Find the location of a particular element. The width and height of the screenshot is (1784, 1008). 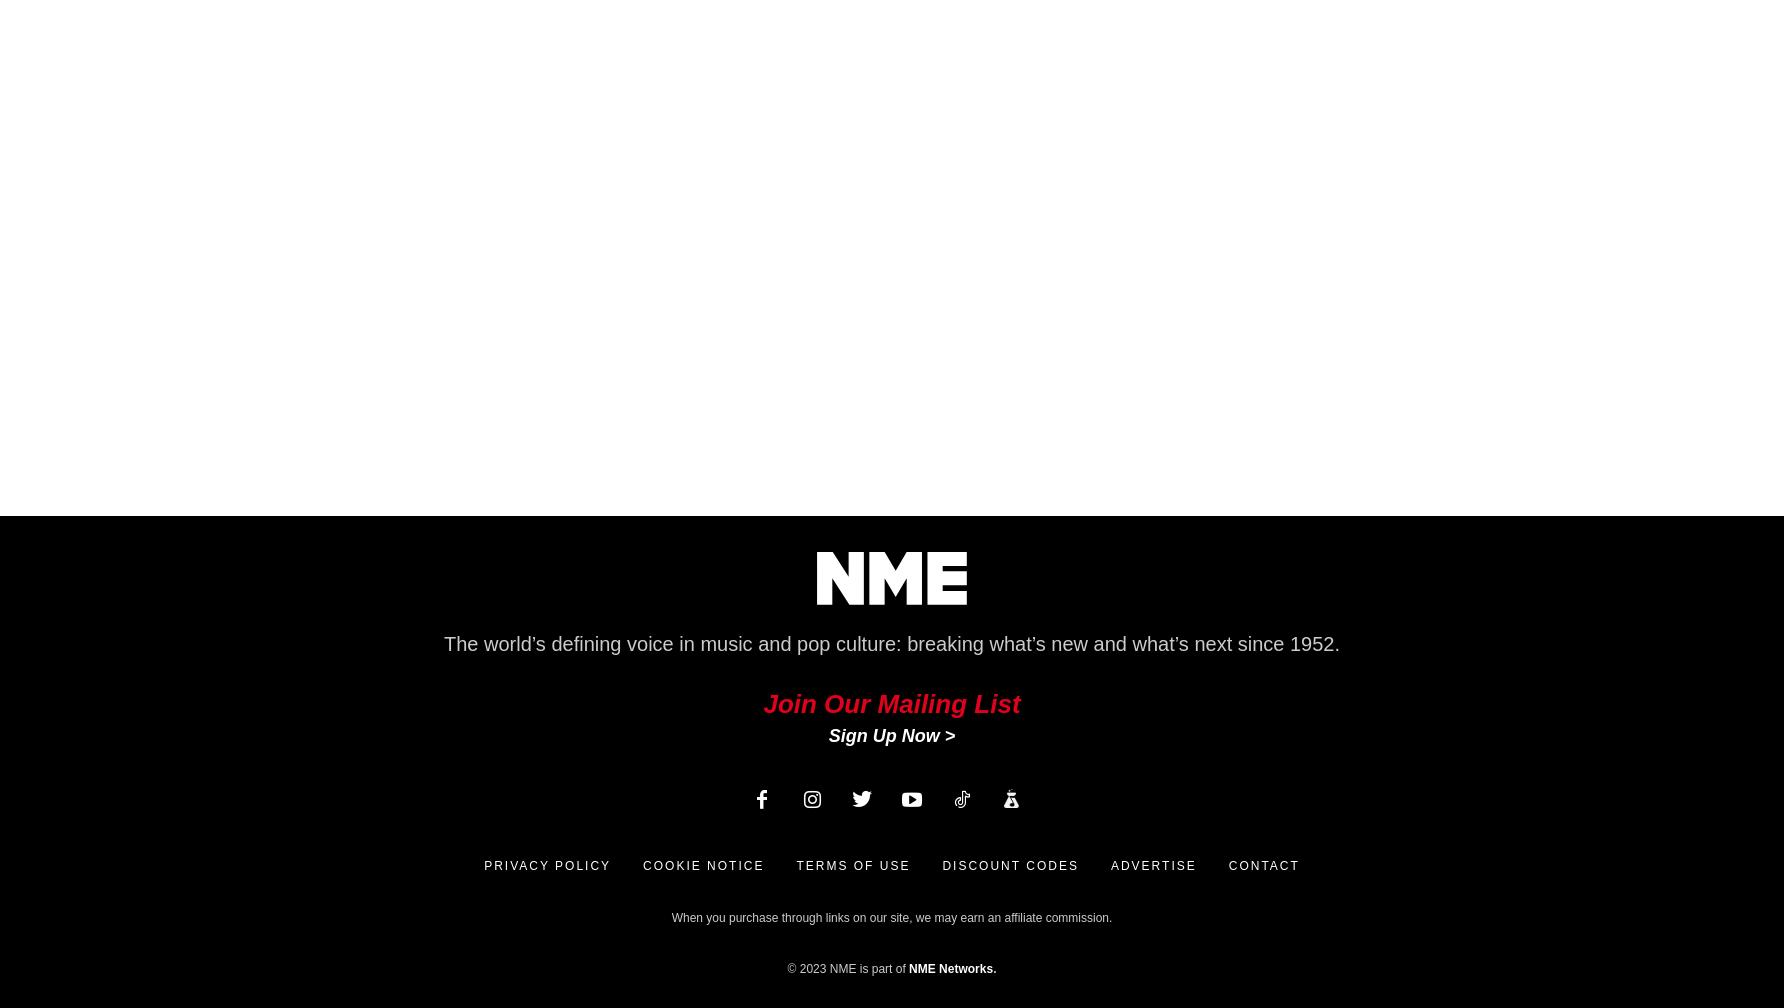

'Sign Up Now >' is located at coordinates (826, 736).